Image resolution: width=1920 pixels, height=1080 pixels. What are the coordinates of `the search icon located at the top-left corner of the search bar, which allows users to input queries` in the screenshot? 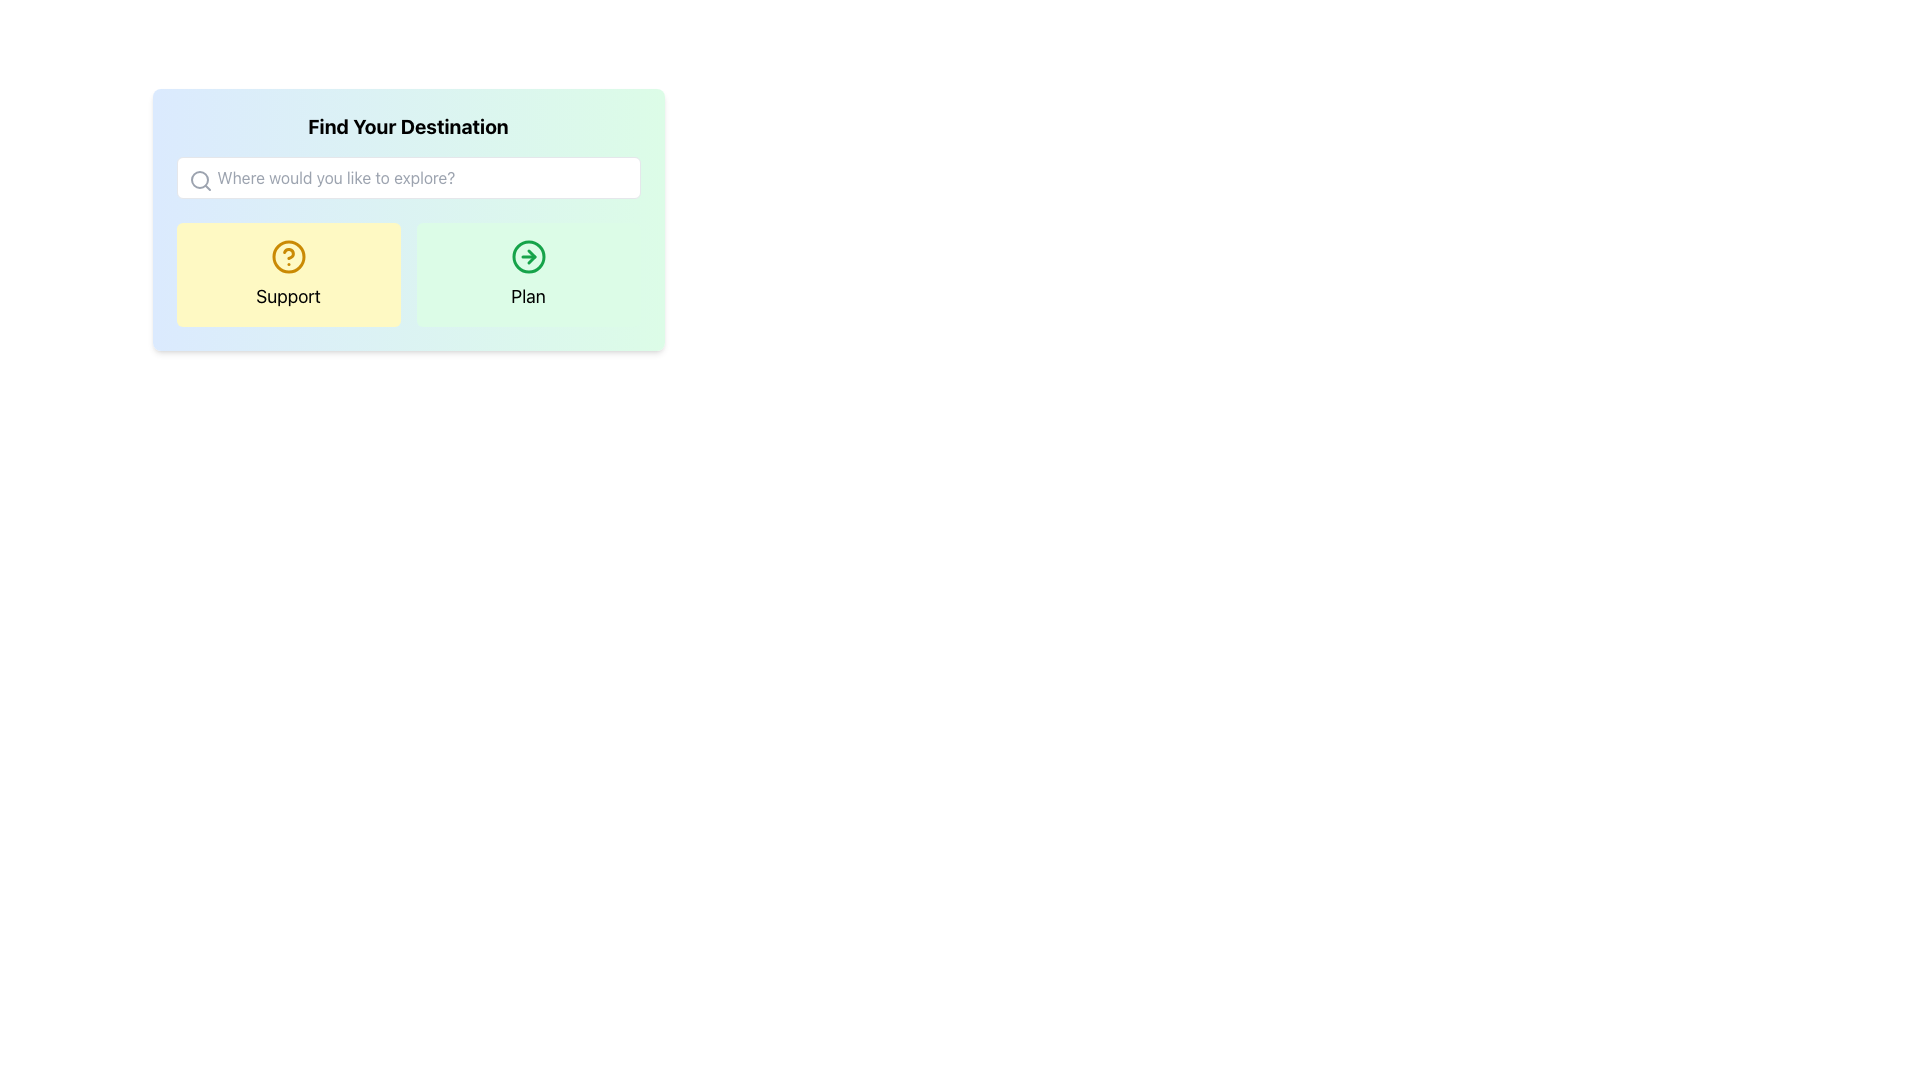 It's located at (200, 181).